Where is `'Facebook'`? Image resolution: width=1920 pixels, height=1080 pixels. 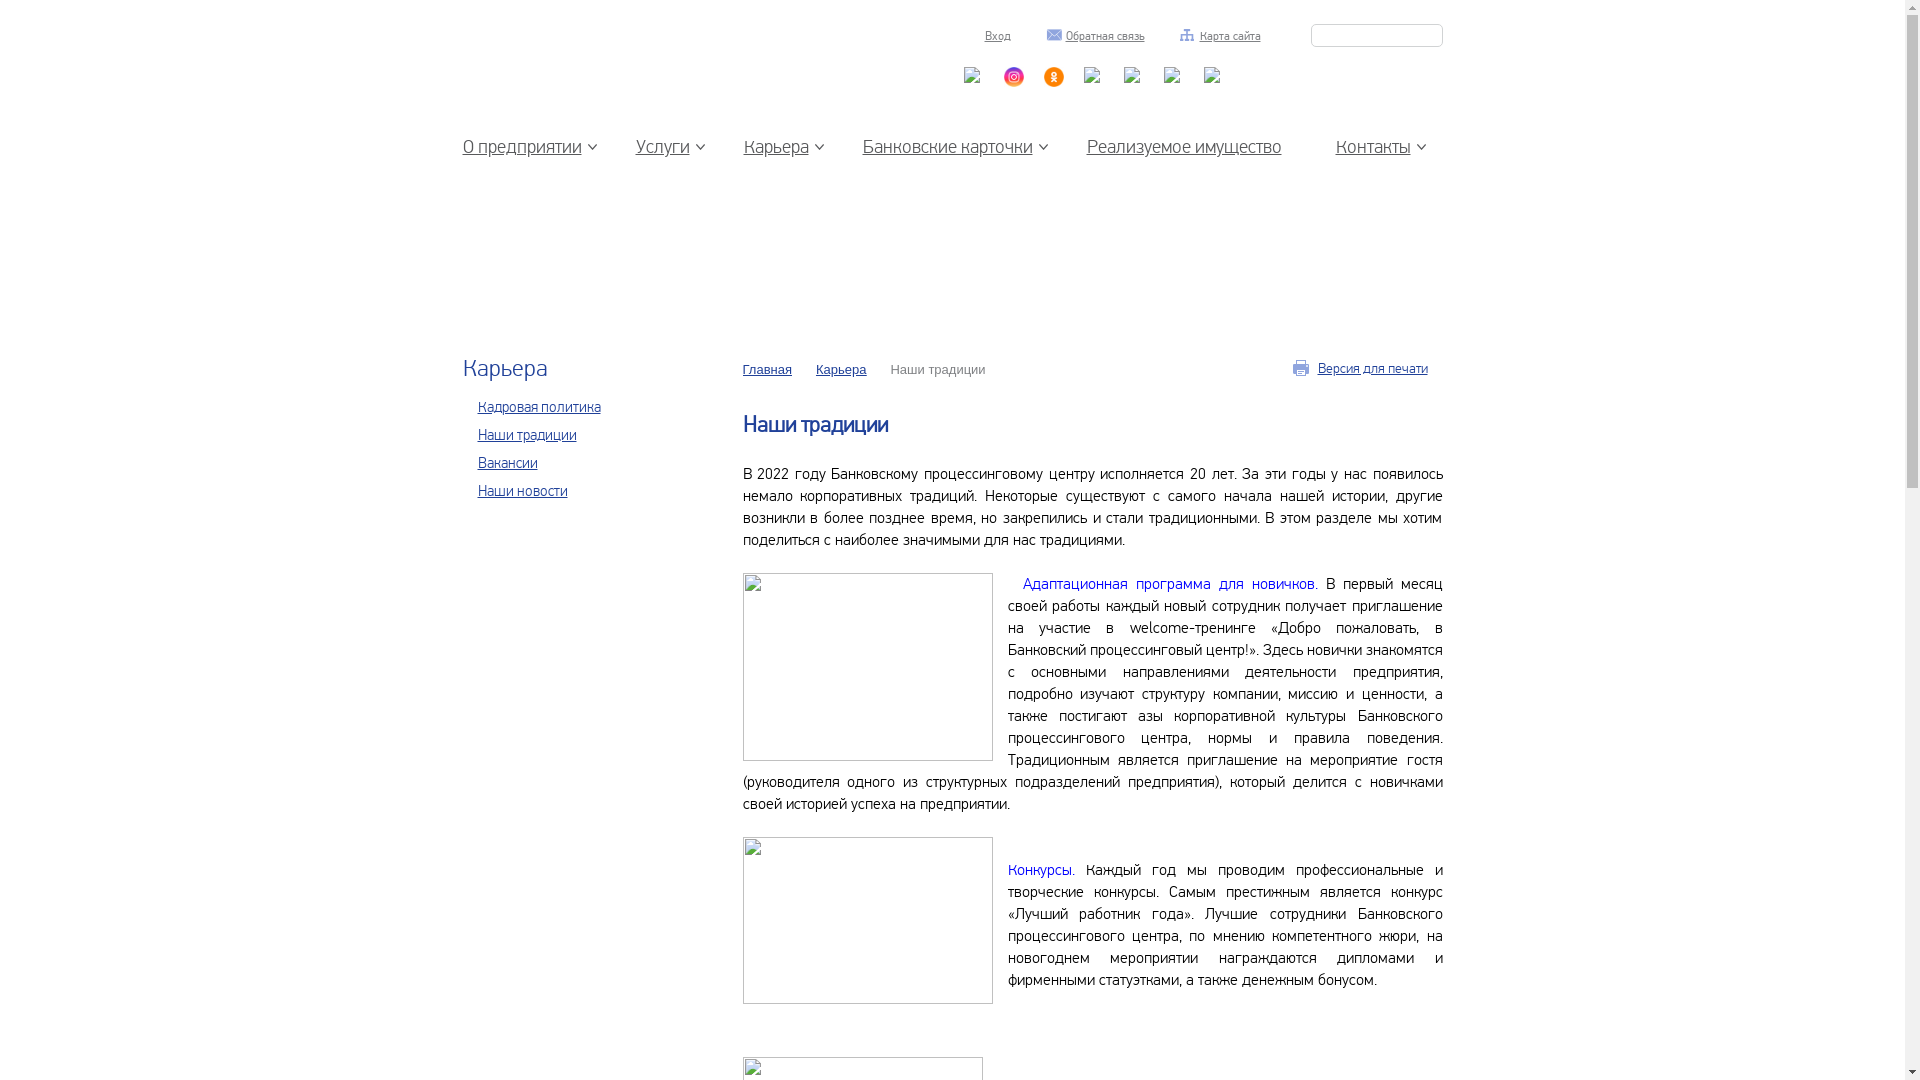
'Facebook' is located at coordinates (1213, 93).